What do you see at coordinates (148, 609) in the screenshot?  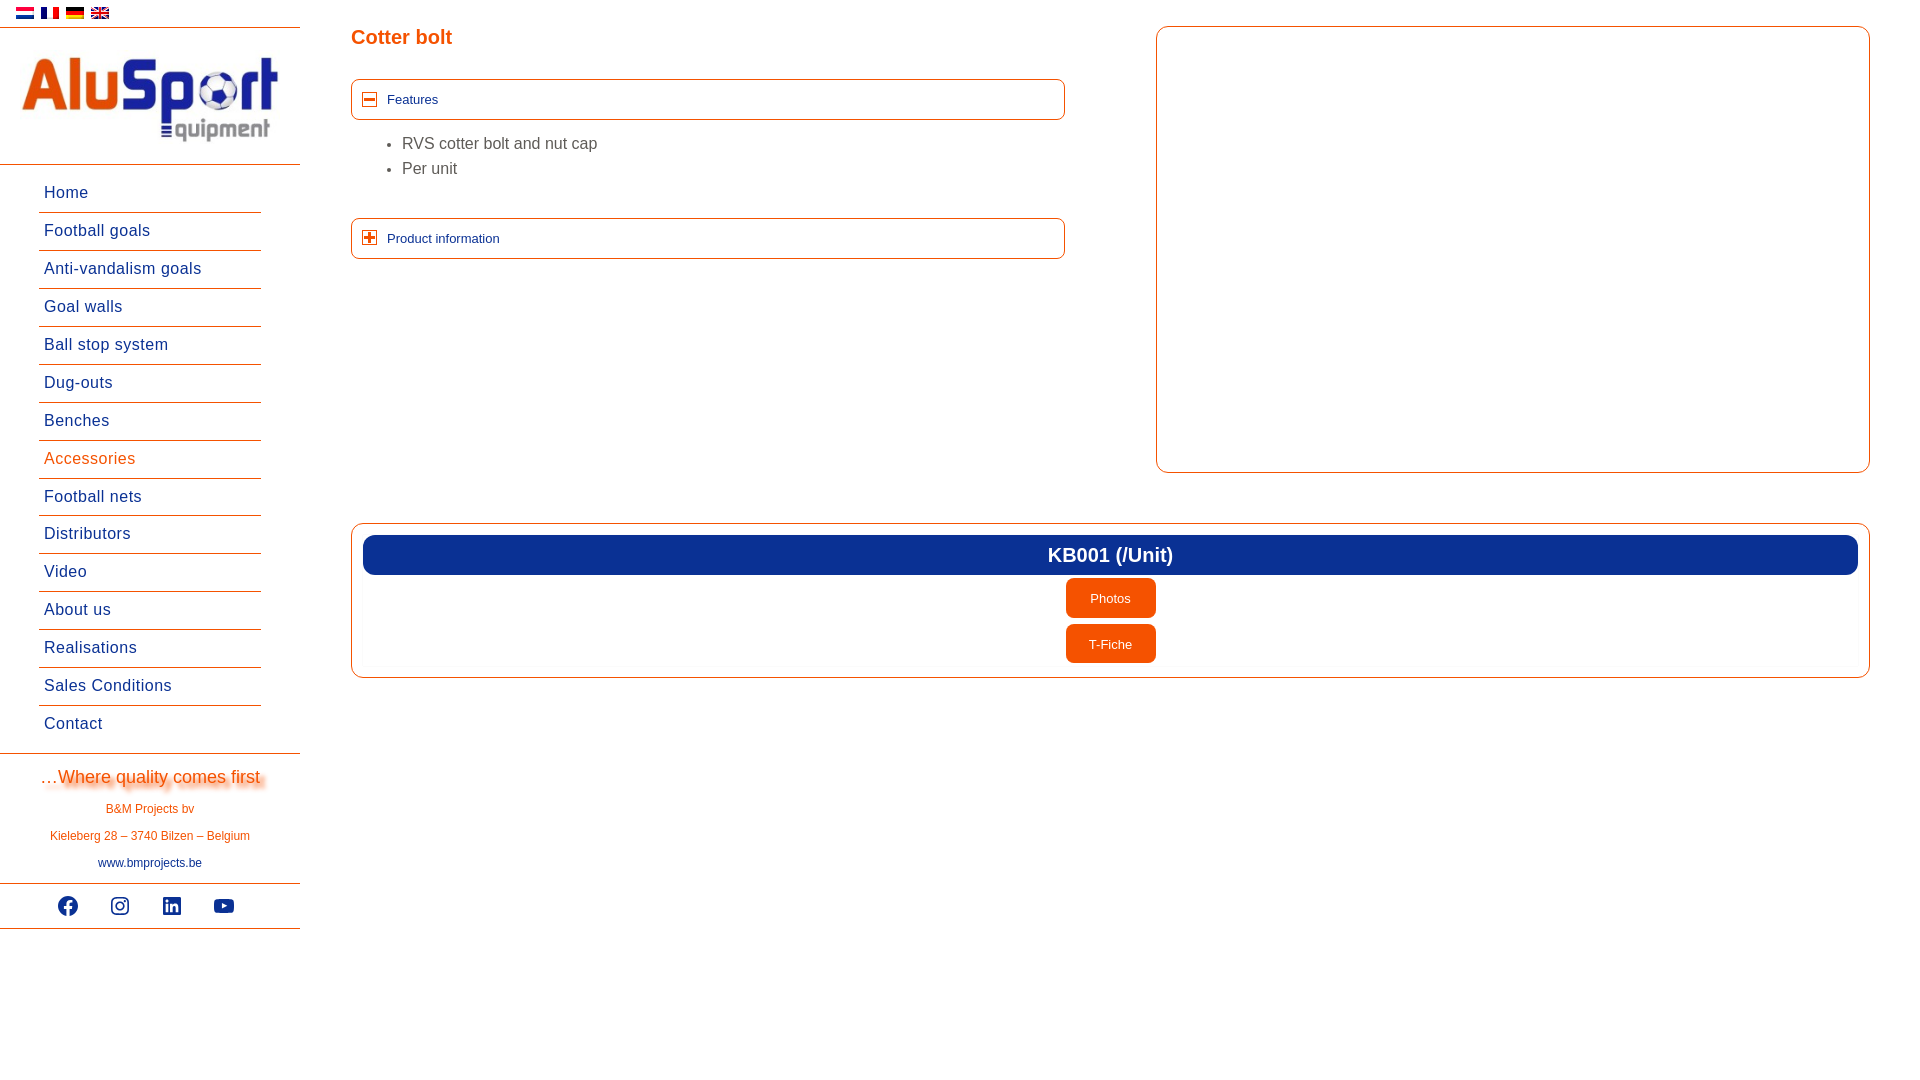 I see `'About us'` at bounding box center [148, 609].